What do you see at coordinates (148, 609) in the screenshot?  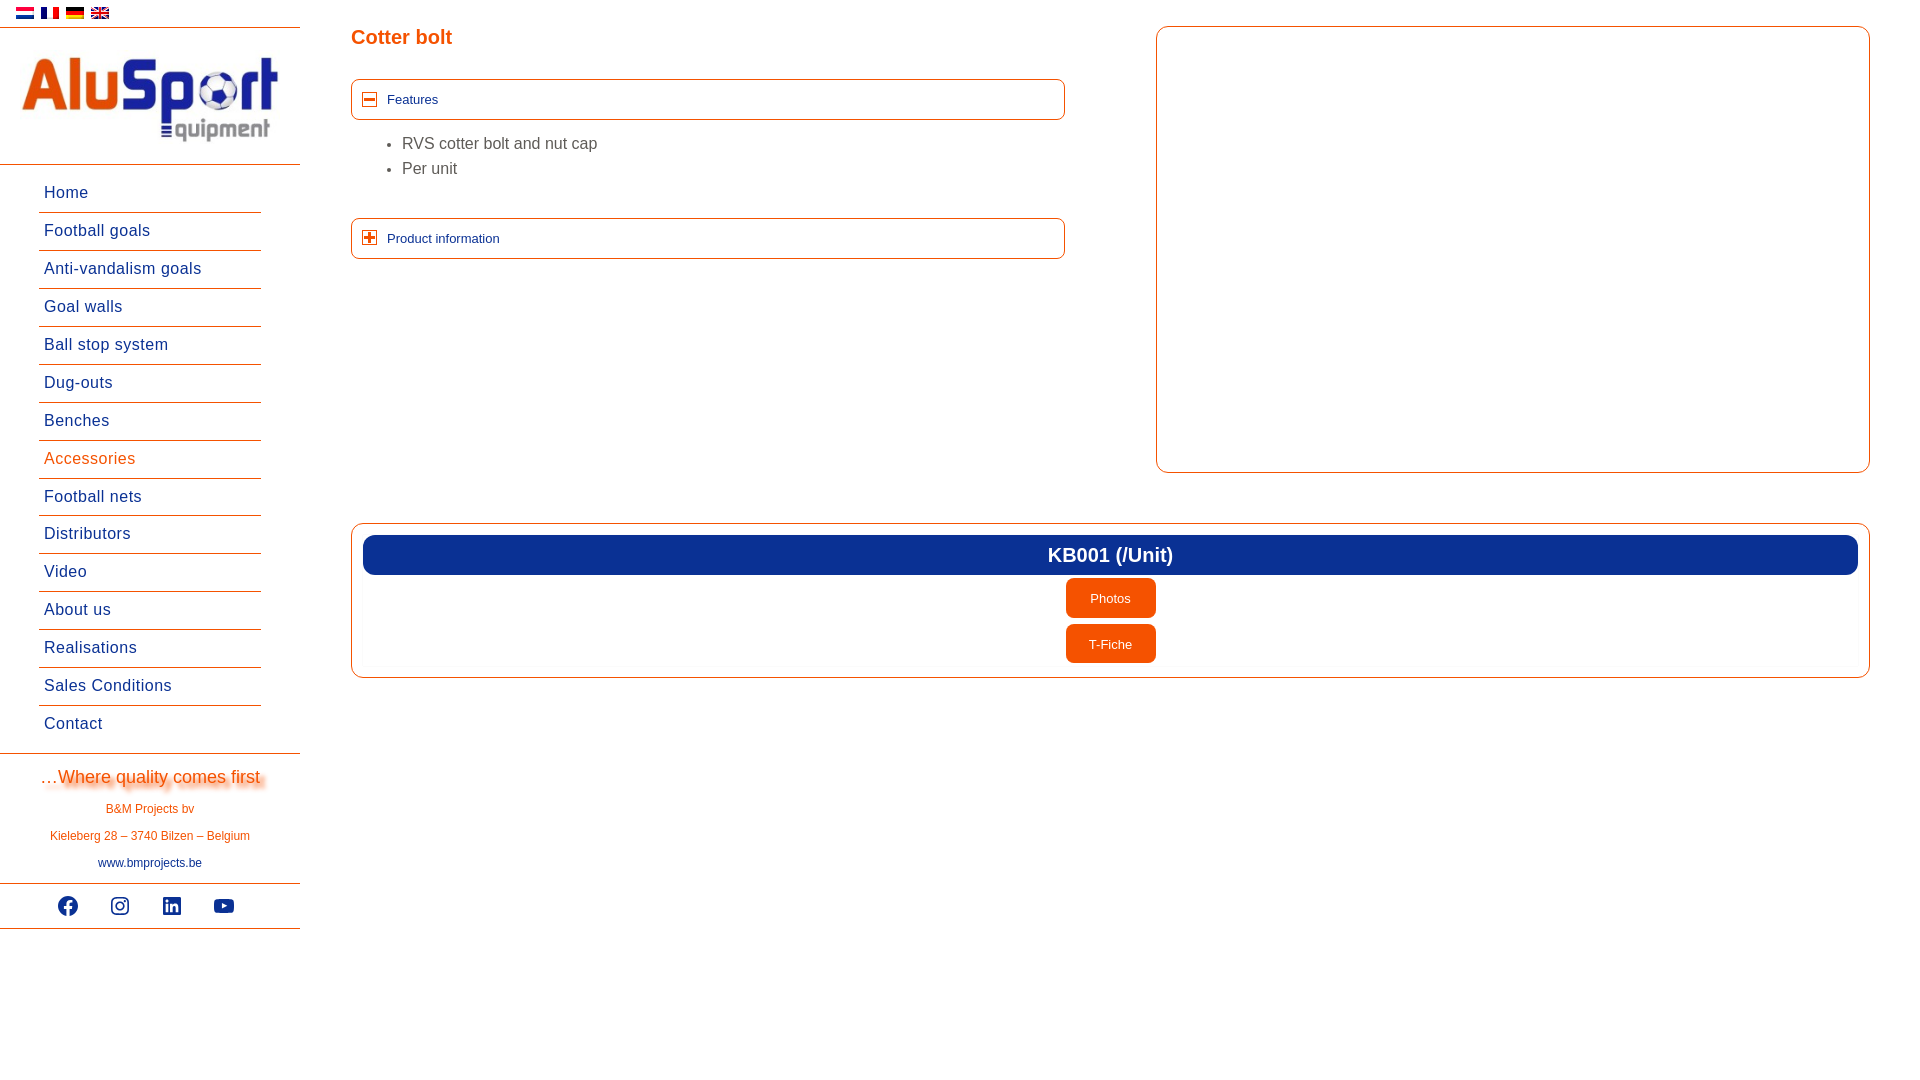 I see `'About us'` at bounding box center [148, 609].